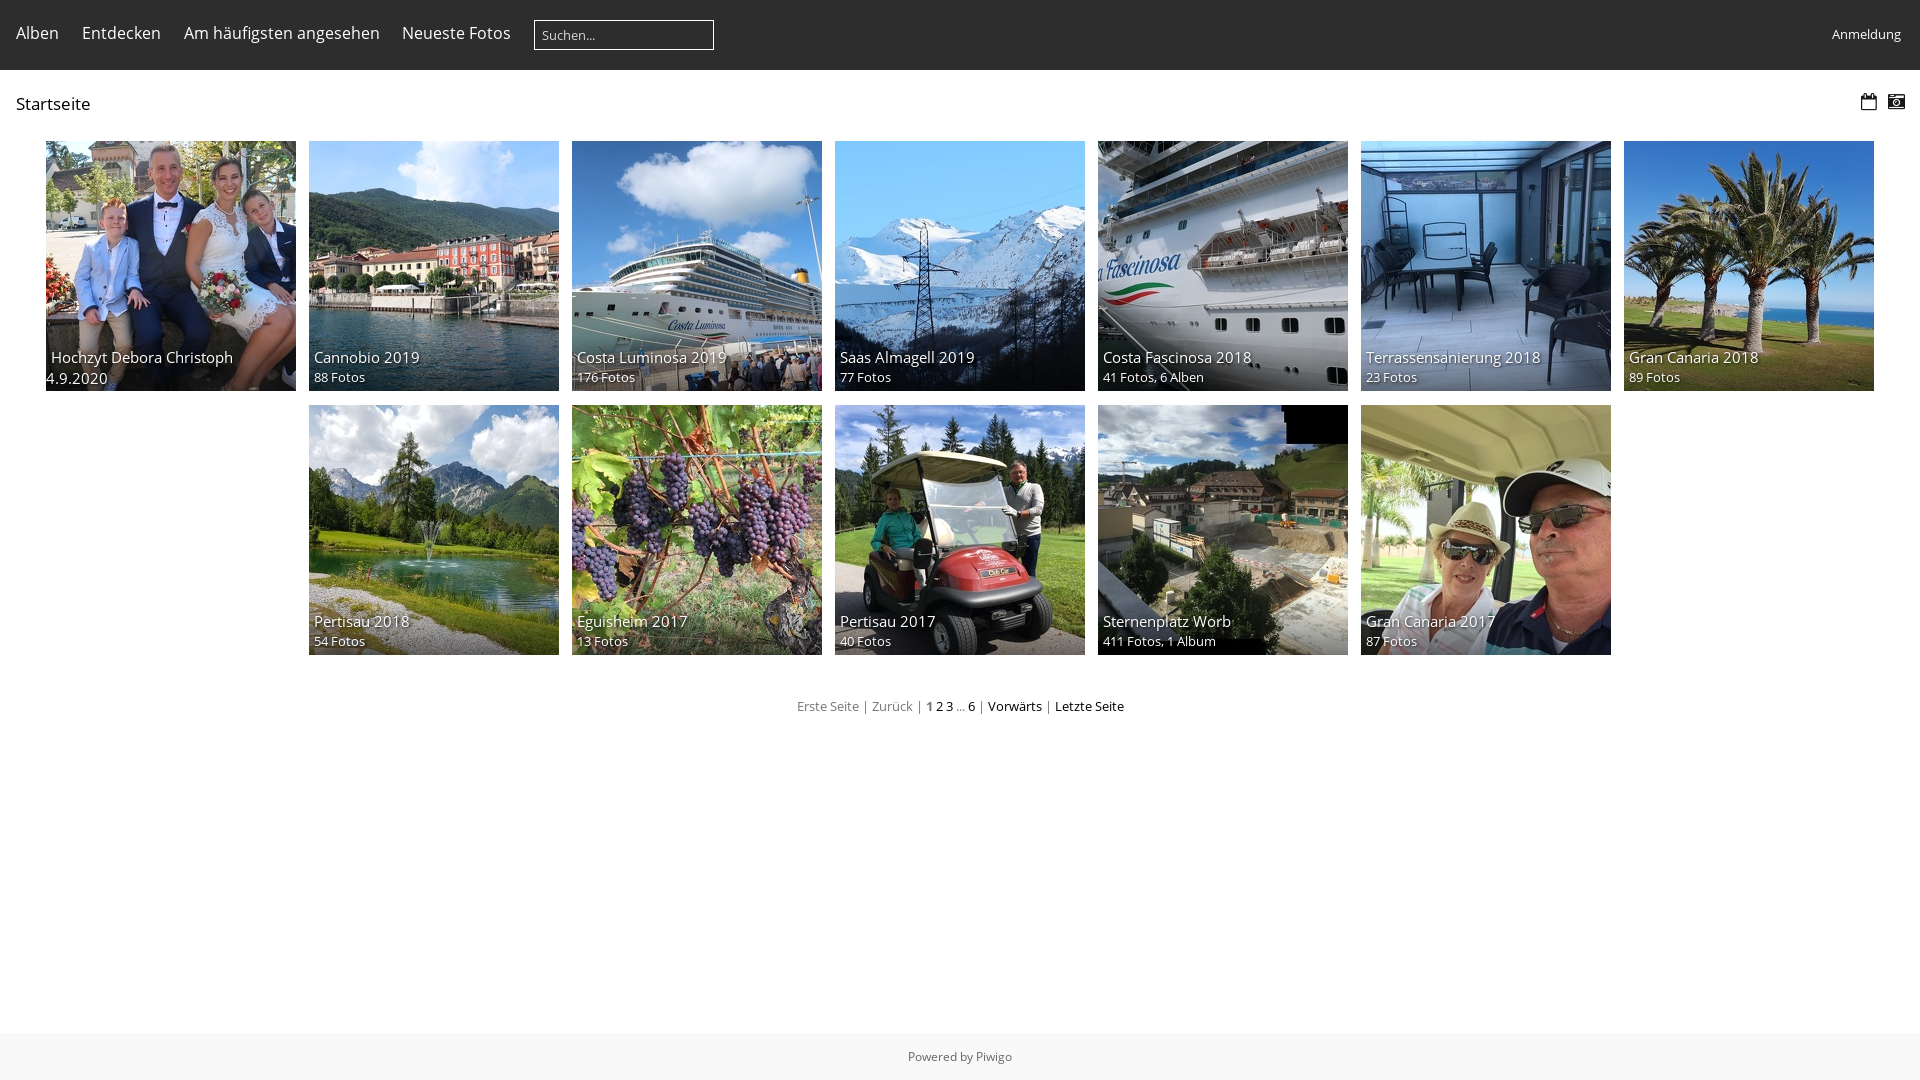  Describe the element at coordinates (1865, 34) in the screenshot. I see `'Anmeldung'` at that location.